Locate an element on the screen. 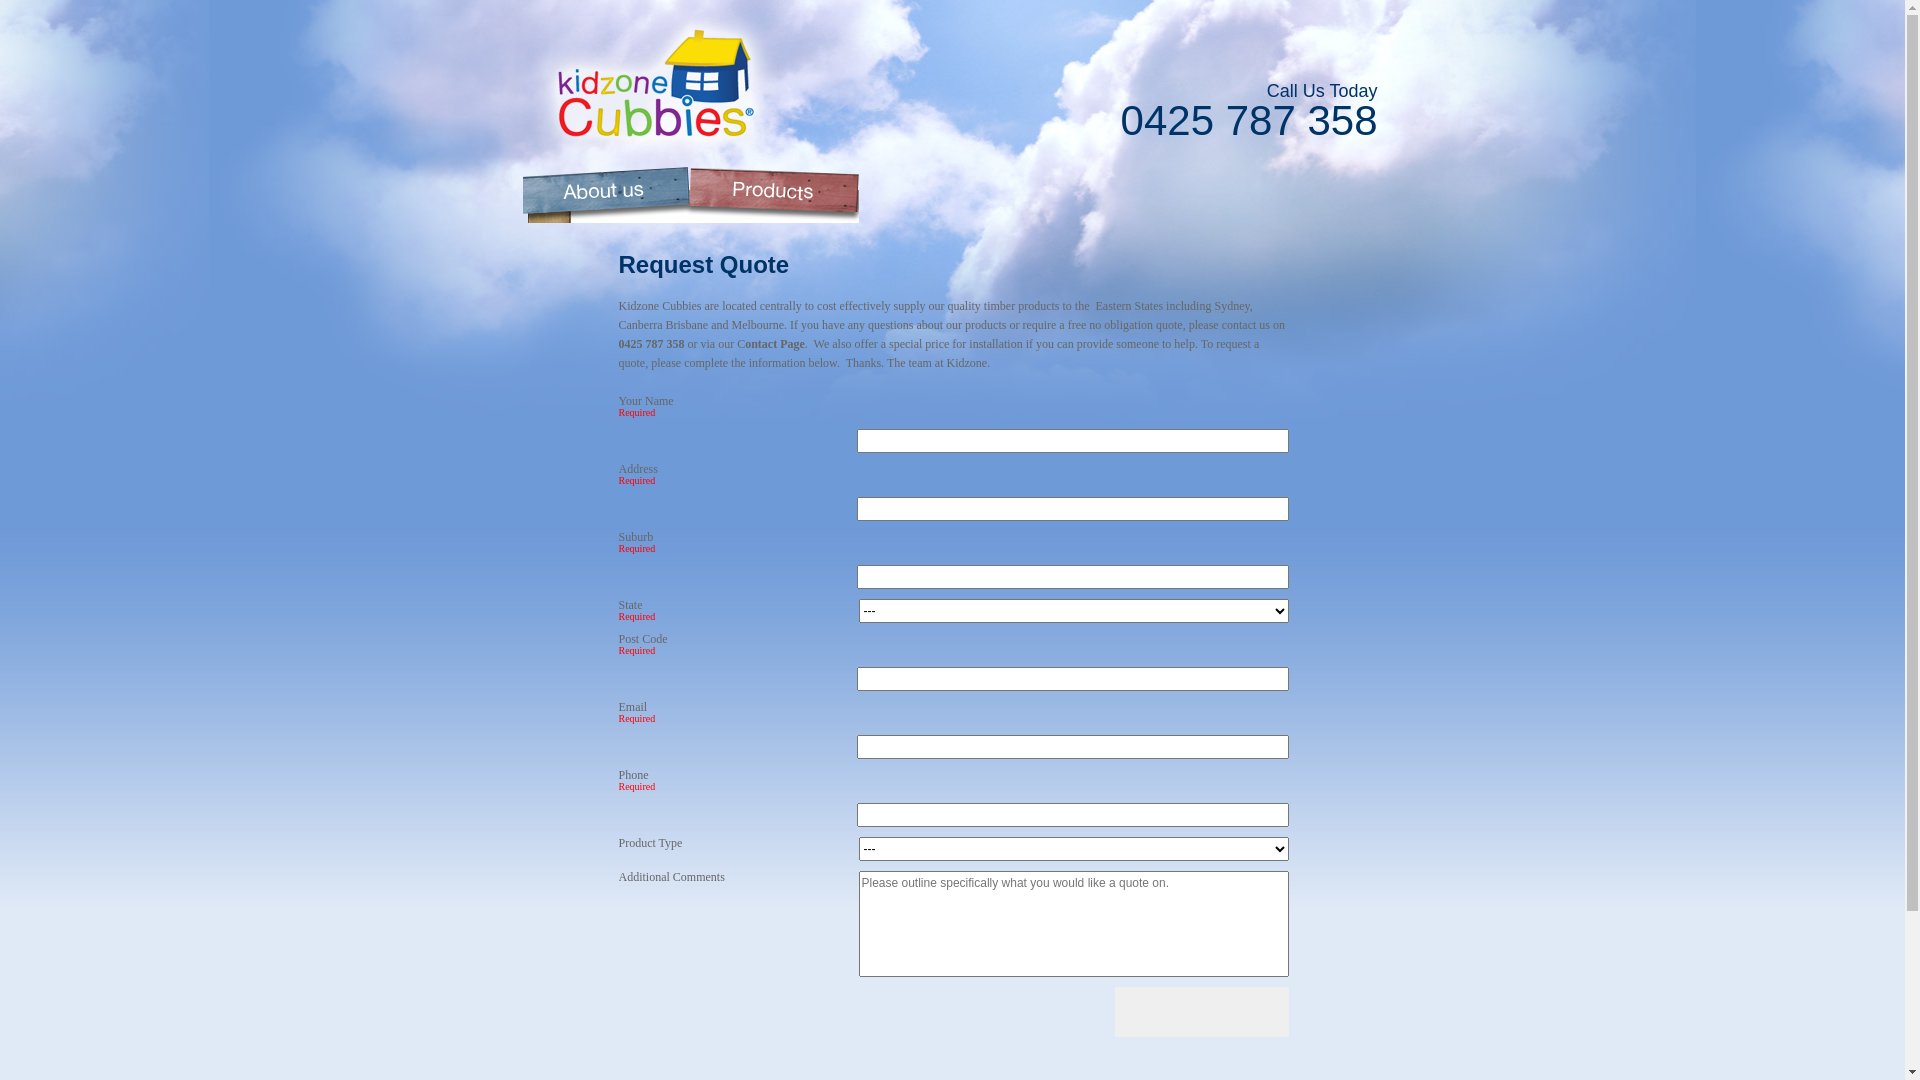 Image resolution: width=1920 pixels, height=1080 pixels. 'About Kidzone Cubbies' is located at coordinates (604, 195).